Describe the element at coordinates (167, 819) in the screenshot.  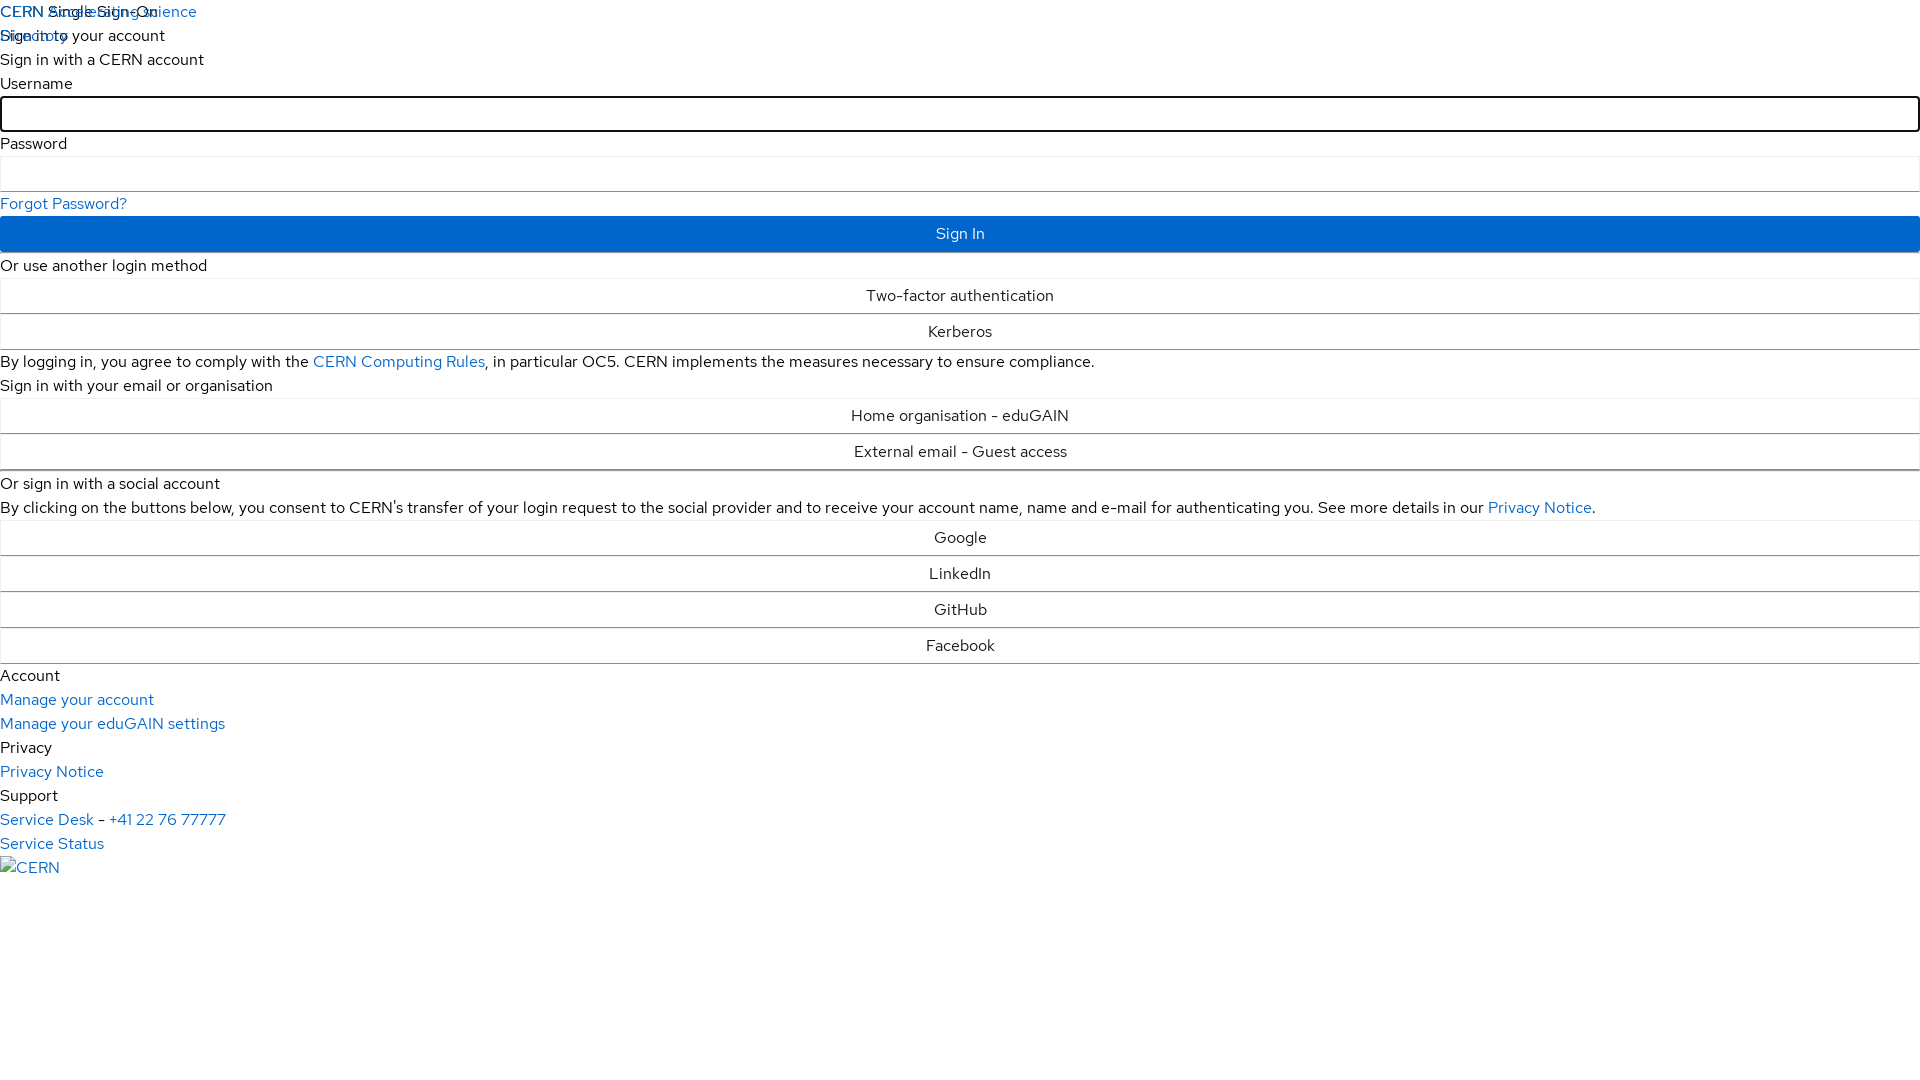
I see `'+41 22 76 77777'` at that location.